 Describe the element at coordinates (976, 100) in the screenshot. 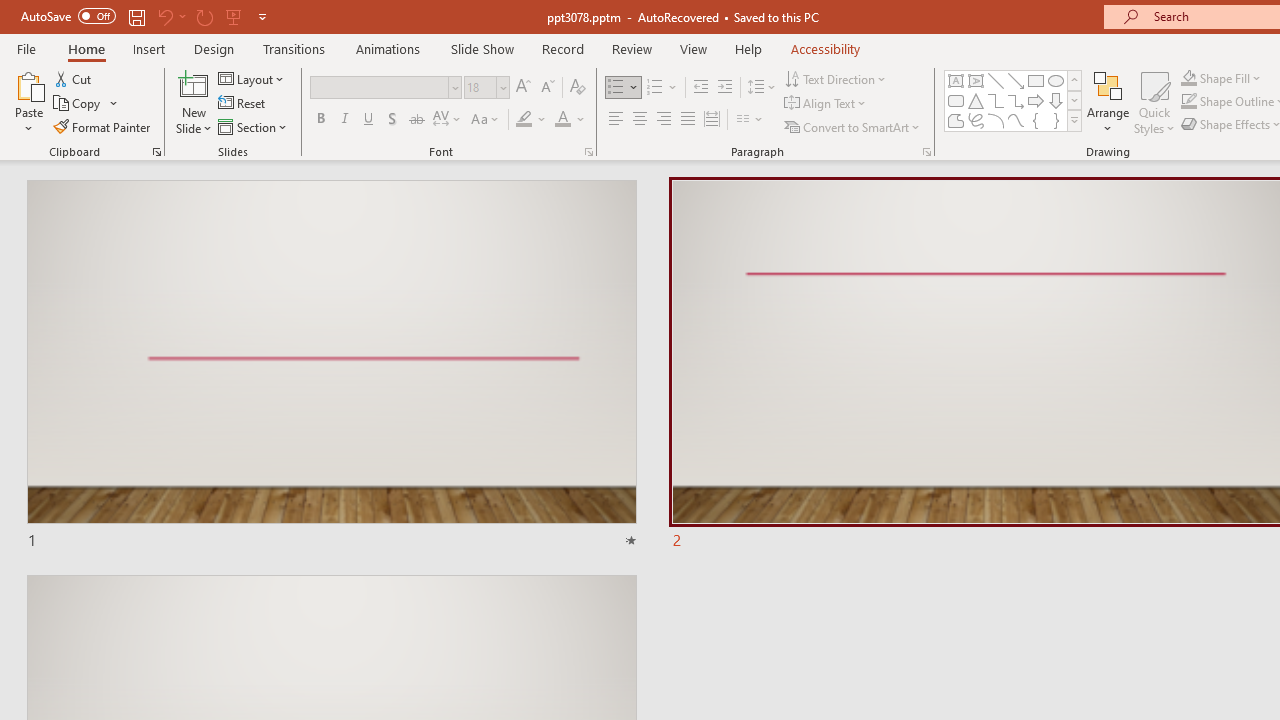

I see `'Isosceles Triangle'` at that location.